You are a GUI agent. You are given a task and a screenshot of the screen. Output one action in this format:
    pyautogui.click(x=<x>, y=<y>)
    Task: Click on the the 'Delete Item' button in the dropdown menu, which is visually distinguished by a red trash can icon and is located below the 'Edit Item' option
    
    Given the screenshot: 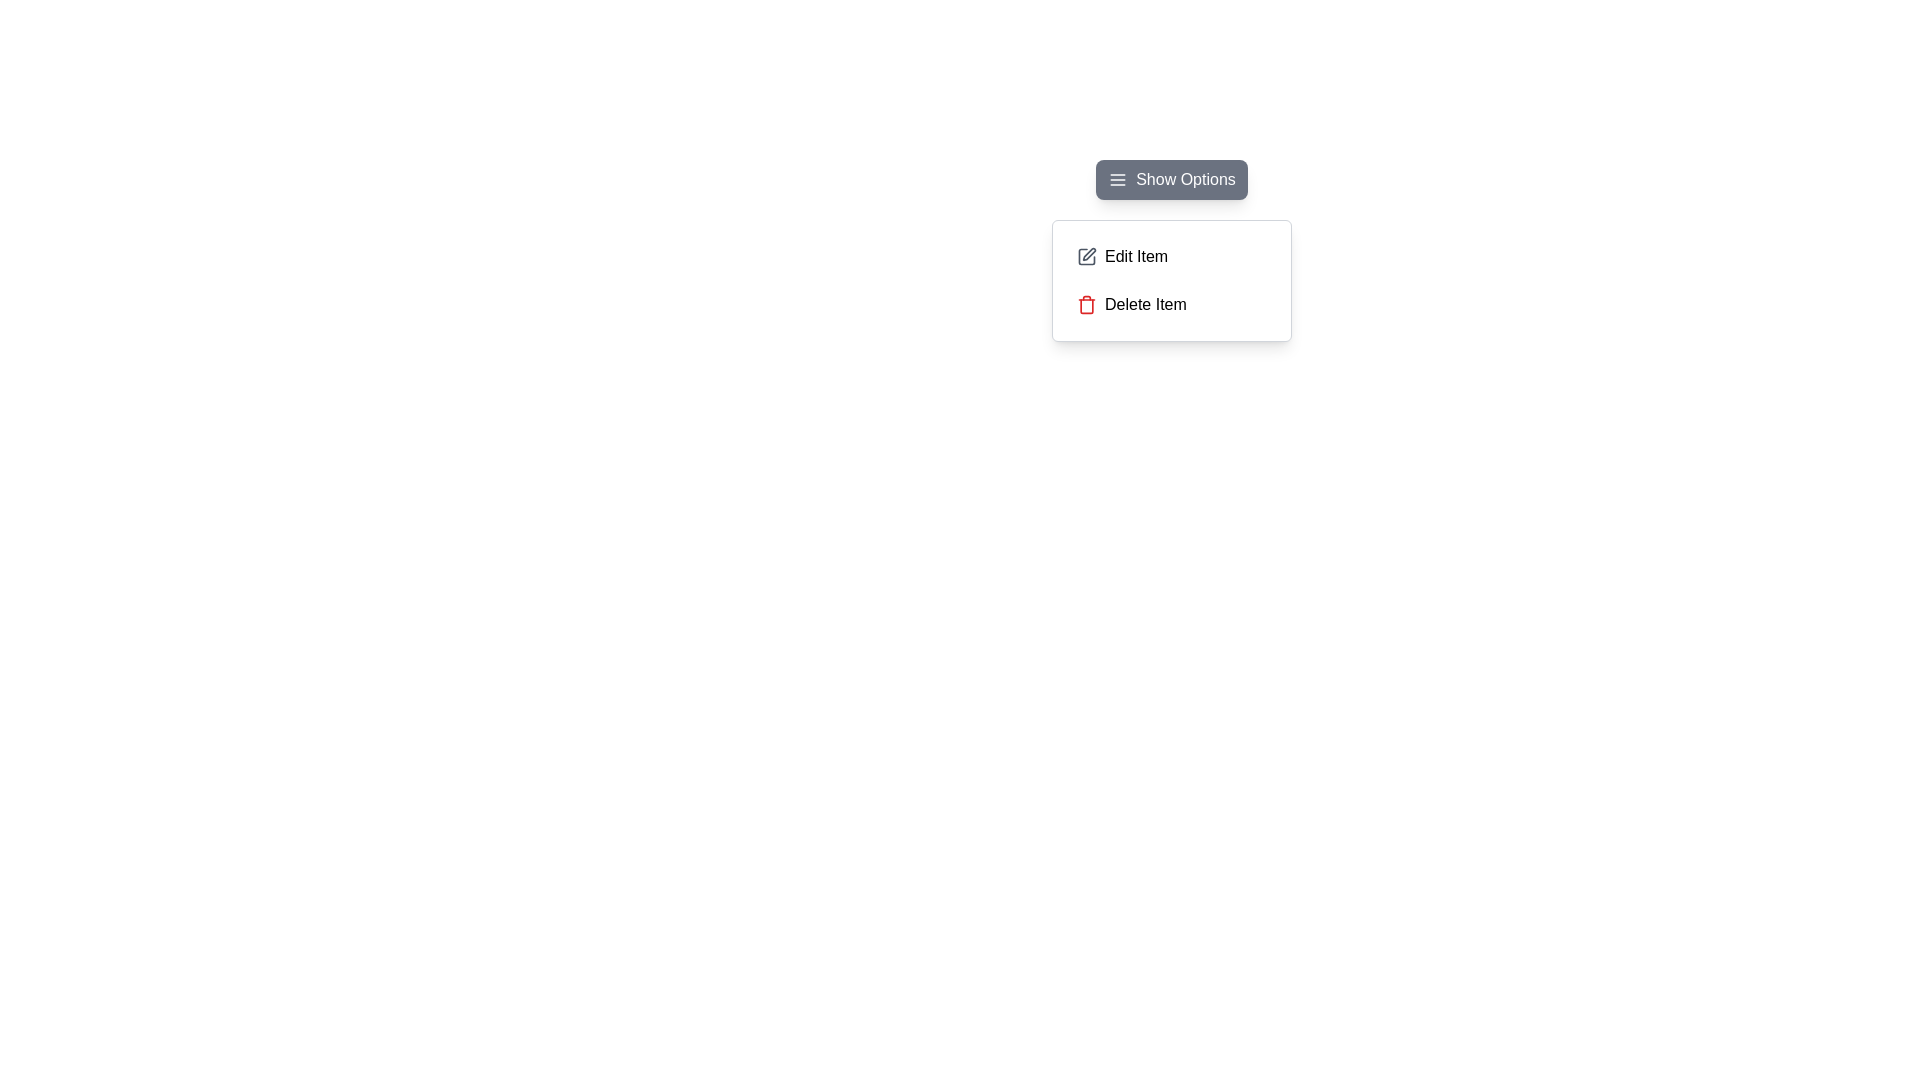 What is the action you would take?
    pyautogui.click(x=1171, y=304)
    